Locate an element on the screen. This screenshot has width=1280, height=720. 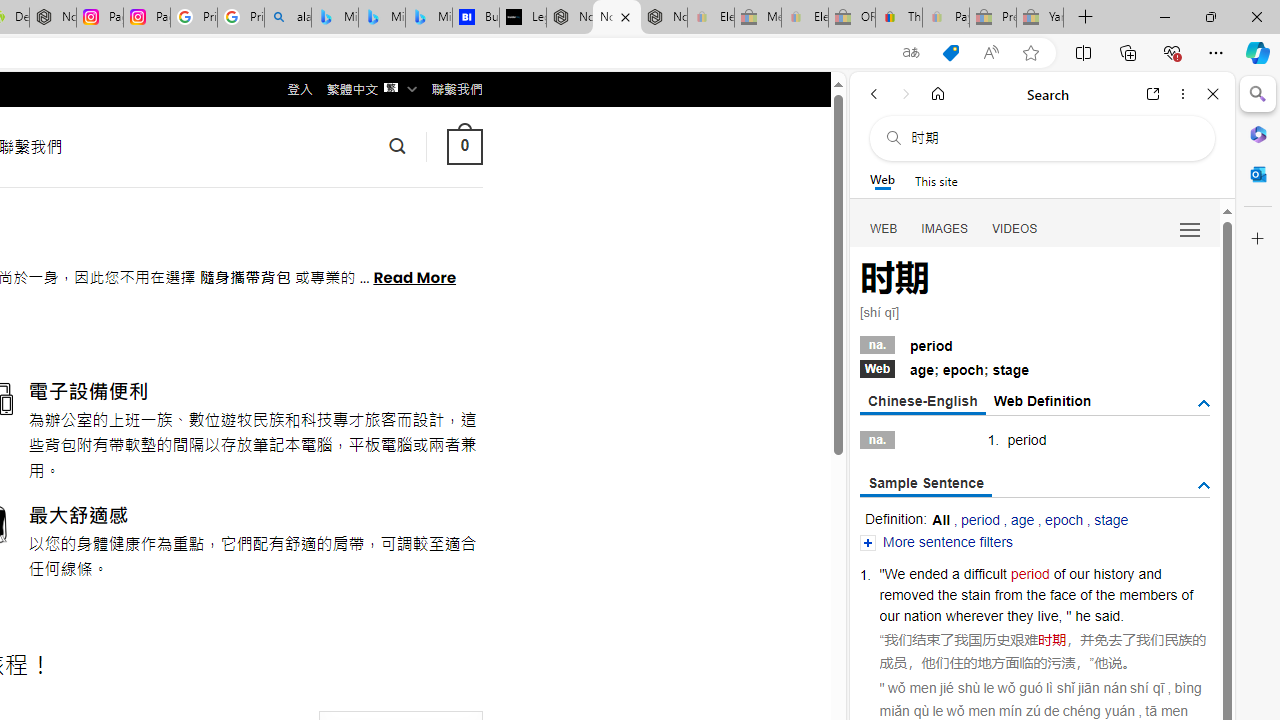
'Threats and offensive language policy | eBay' is located at coordinates (897, 17).